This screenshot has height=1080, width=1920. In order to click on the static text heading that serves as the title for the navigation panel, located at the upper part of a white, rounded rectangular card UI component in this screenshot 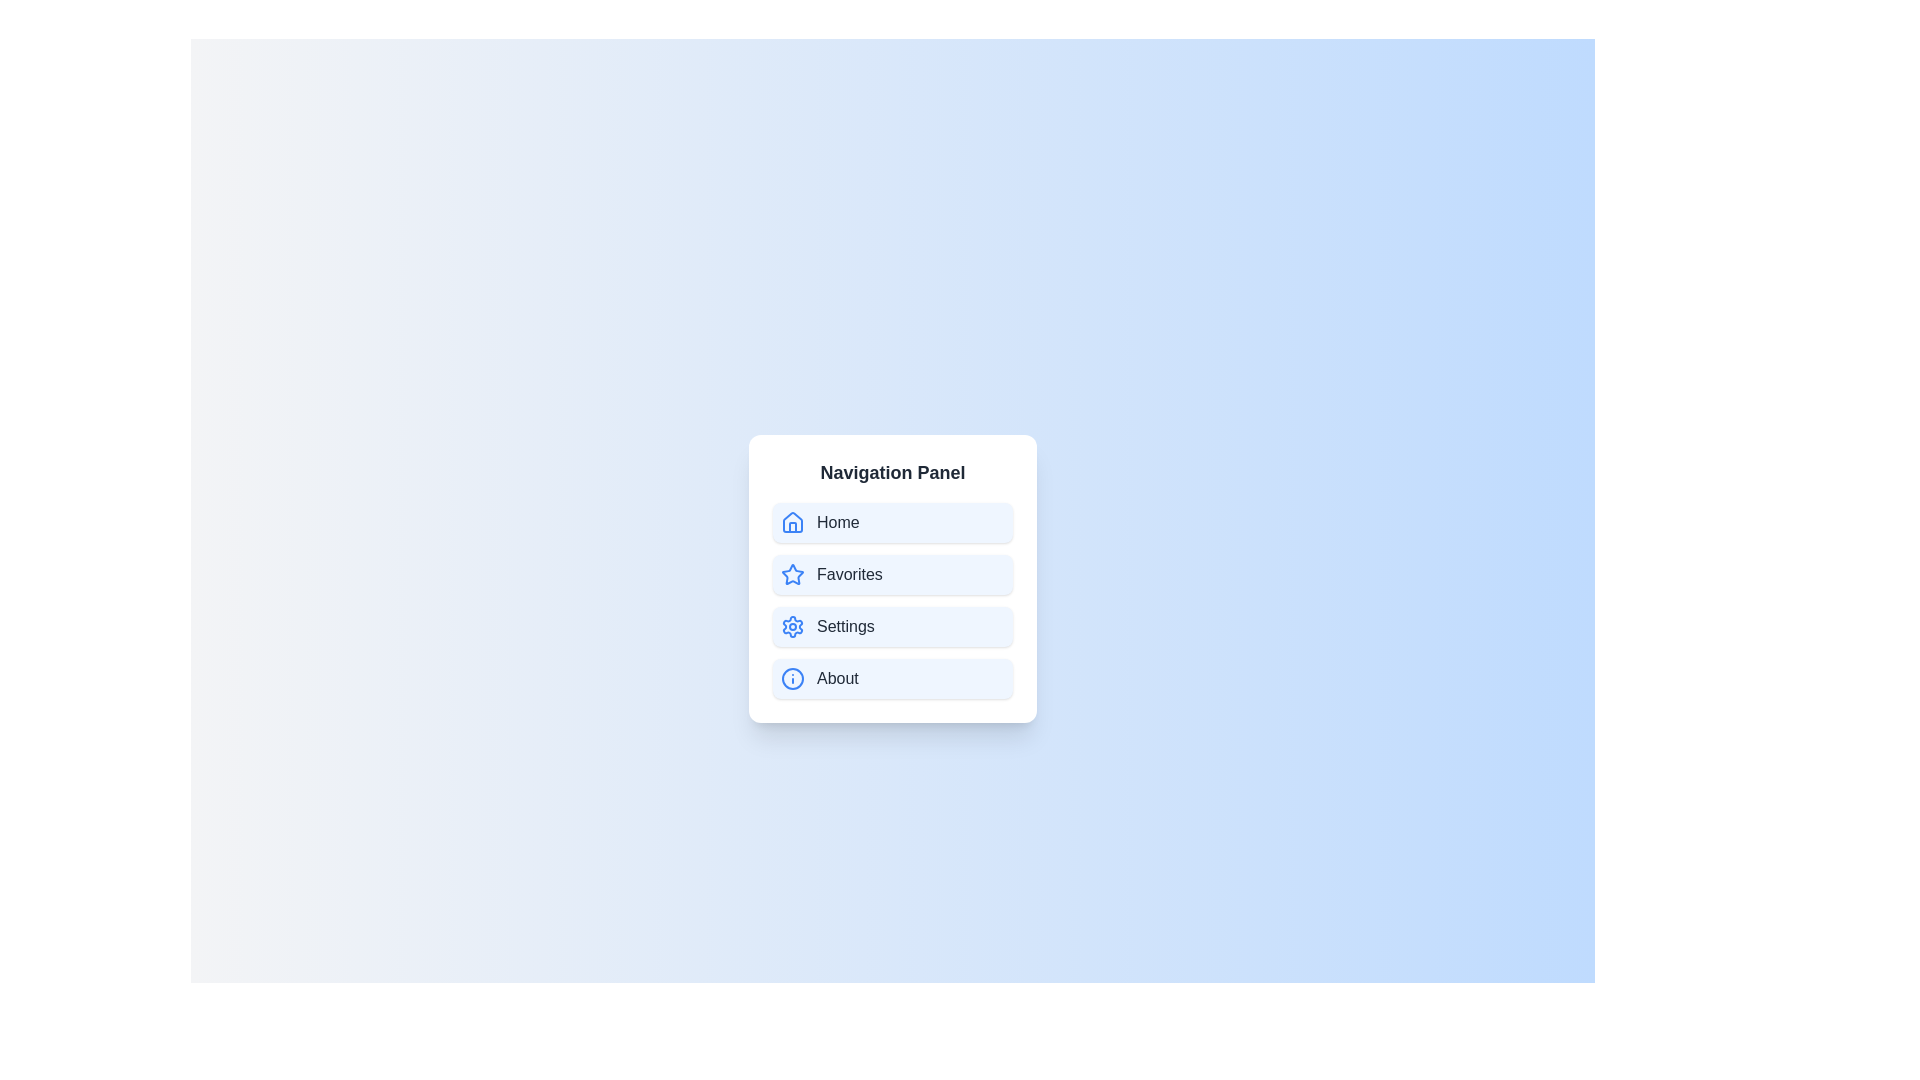, I will do `click(891, 473)`.